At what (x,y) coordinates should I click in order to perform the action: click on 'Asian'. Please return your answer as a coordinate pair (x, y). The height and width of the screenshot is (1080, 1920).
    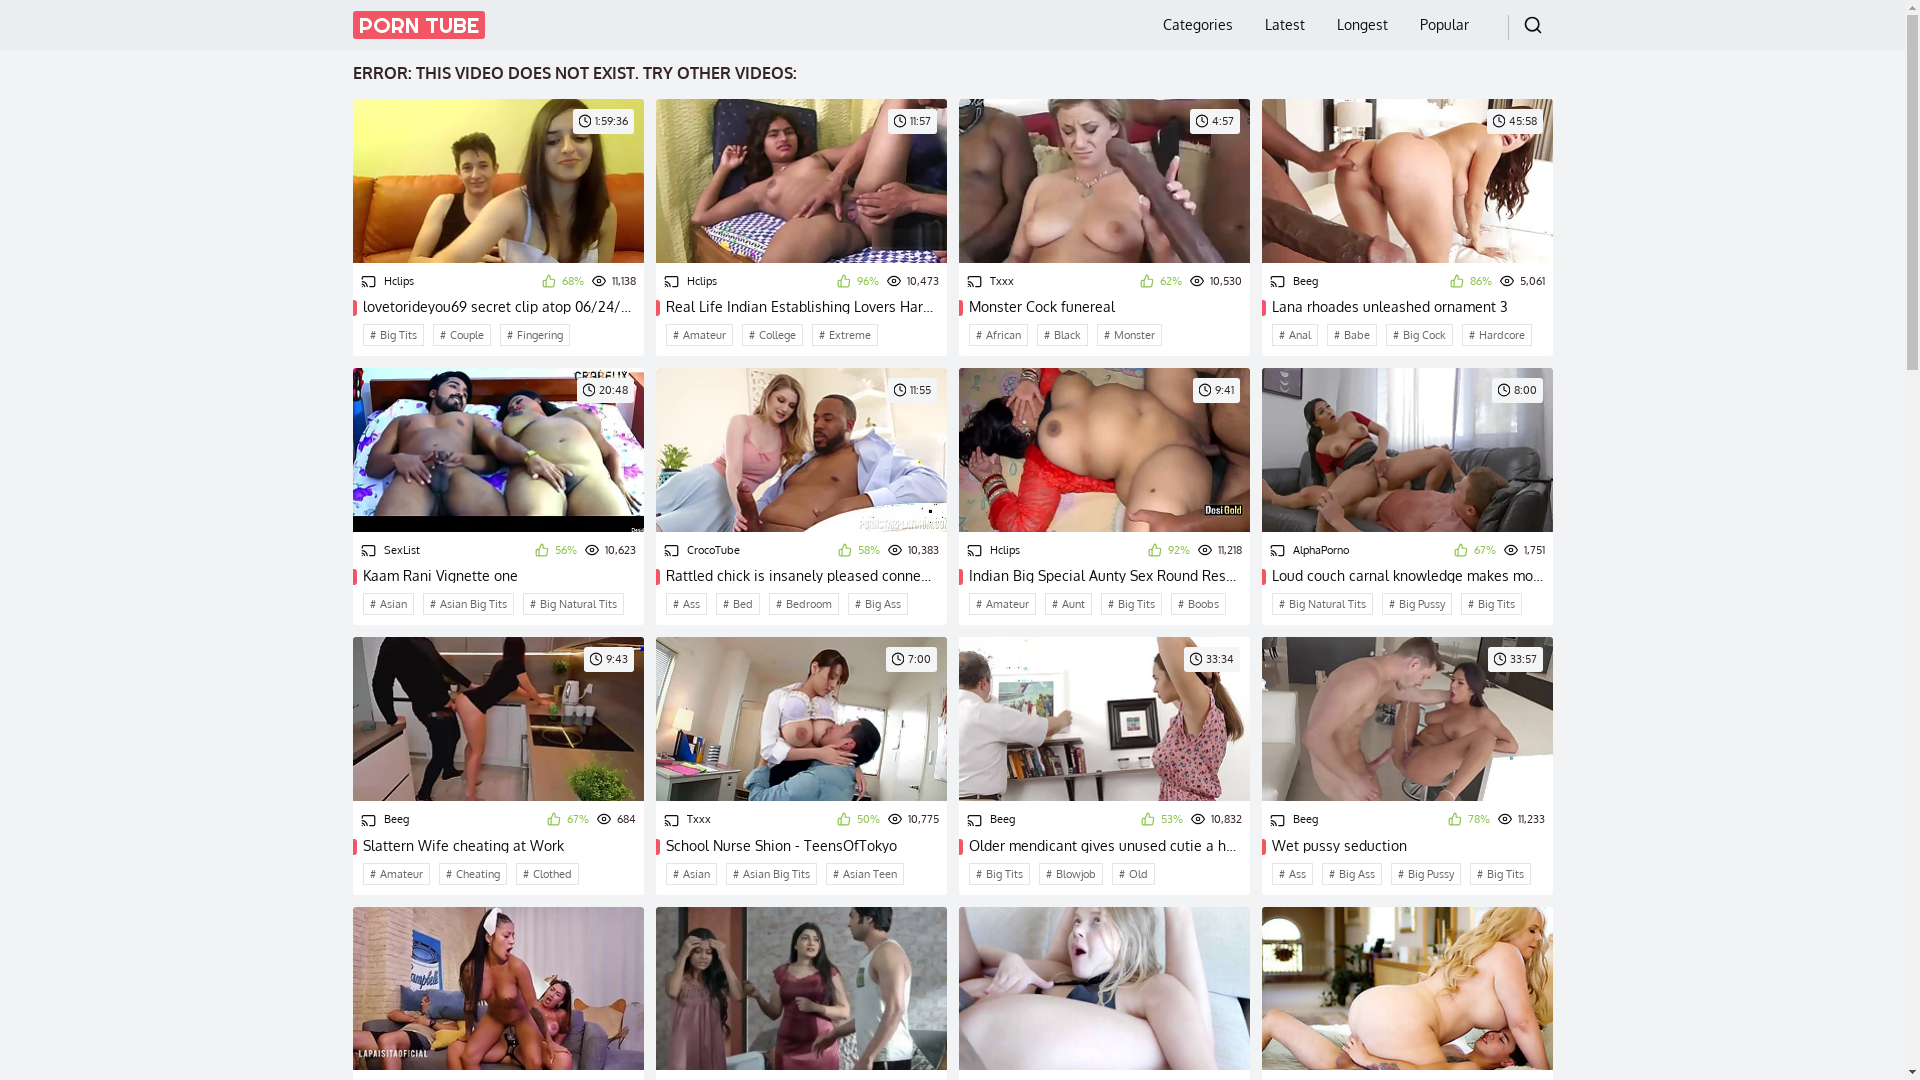
    Looking at the image, I should click on (387, 603).